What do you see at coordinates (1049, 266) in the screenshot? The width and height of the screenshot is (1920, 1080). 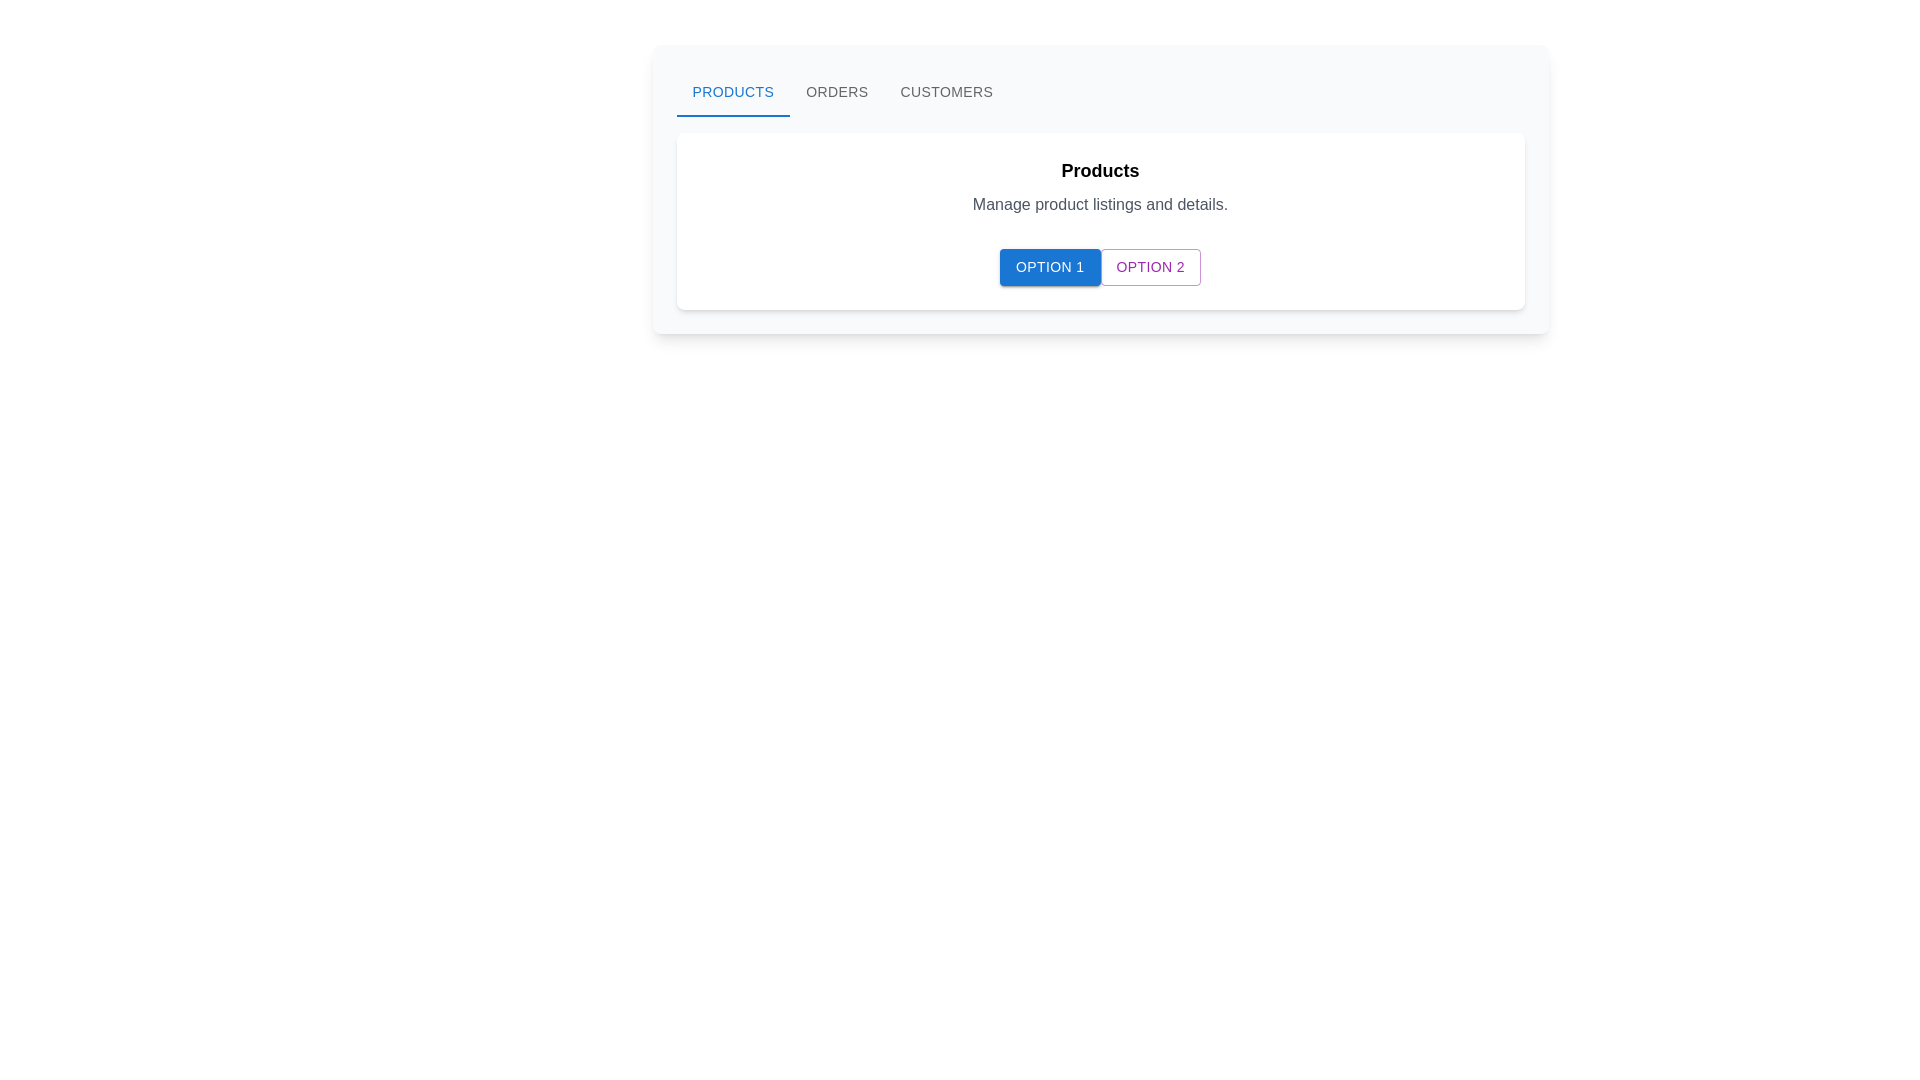 I see `the primary action button located under the 'Products' heading, which is the first of two buttons in a horizontal layout` at bounding box center [1049, 266].